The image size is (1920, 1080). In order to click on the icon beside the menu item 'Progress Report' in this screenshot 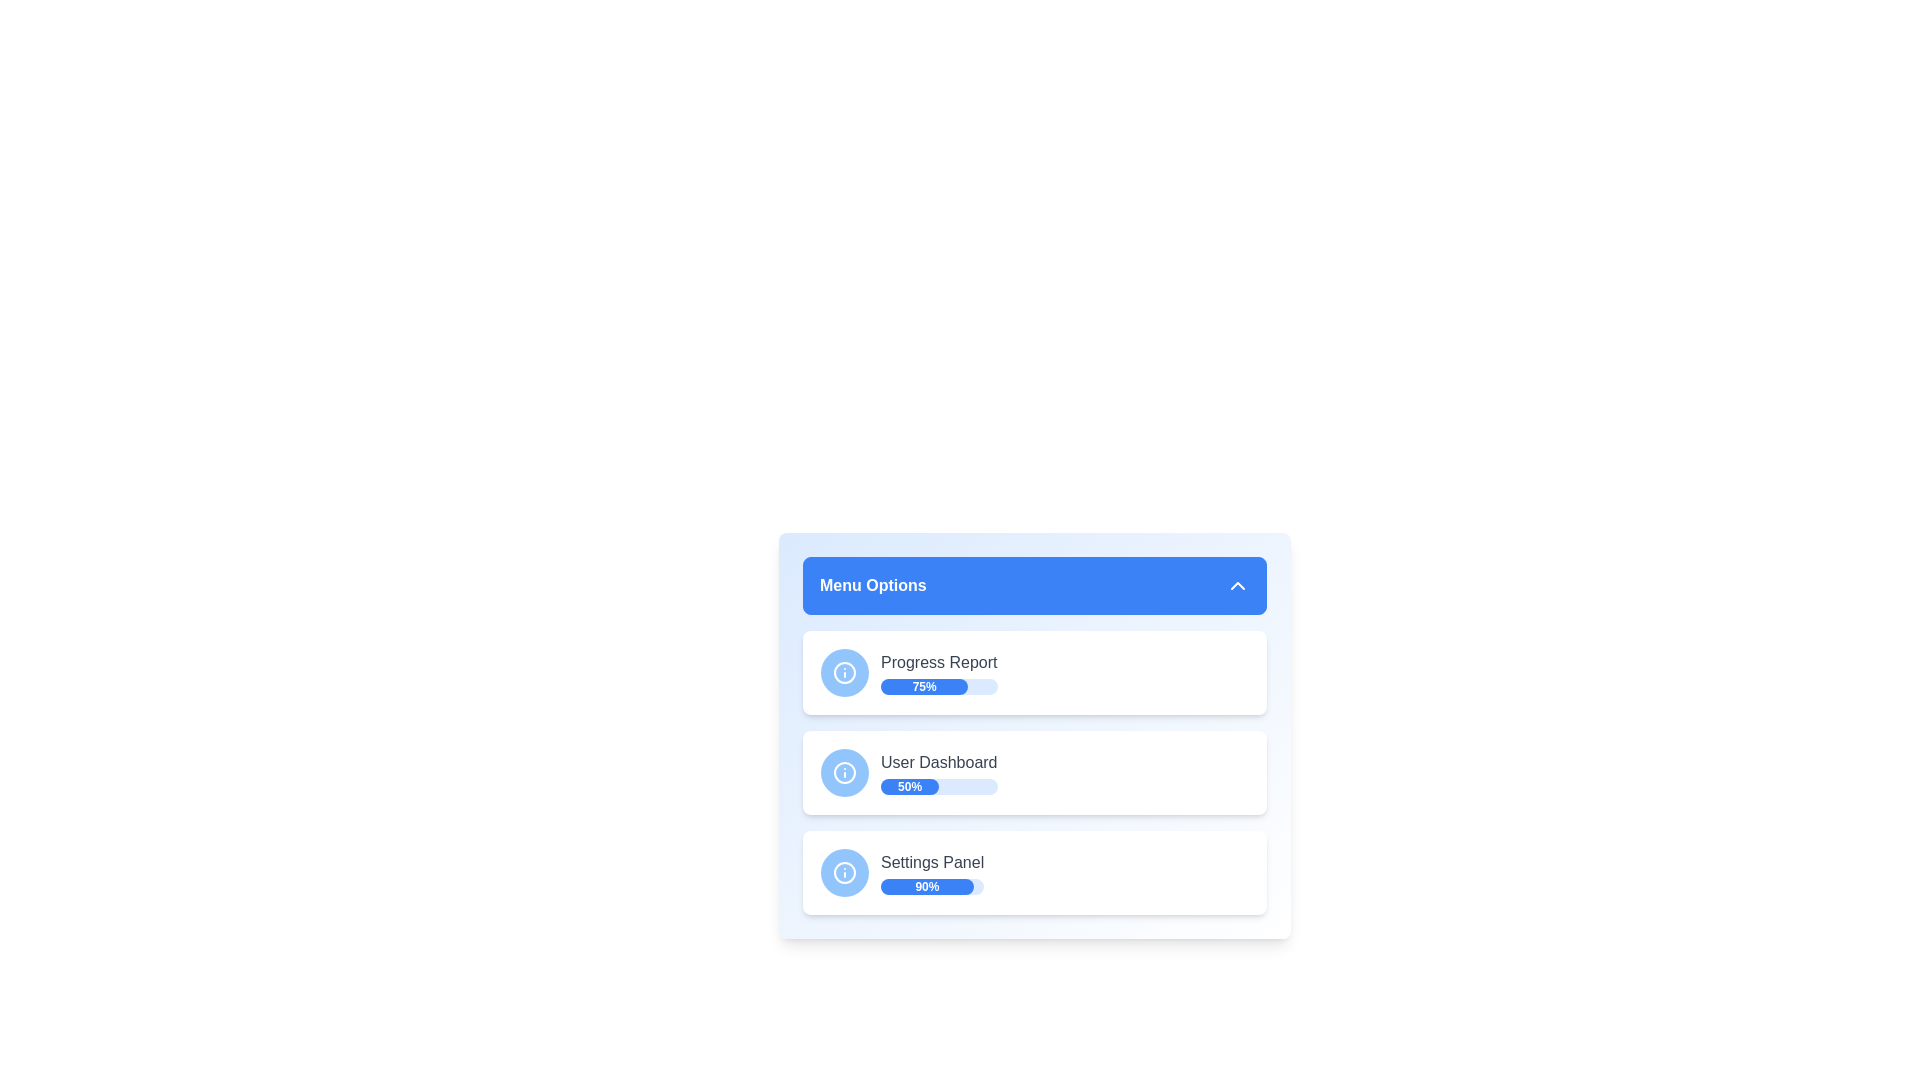, I will do `click(844, 672)`.